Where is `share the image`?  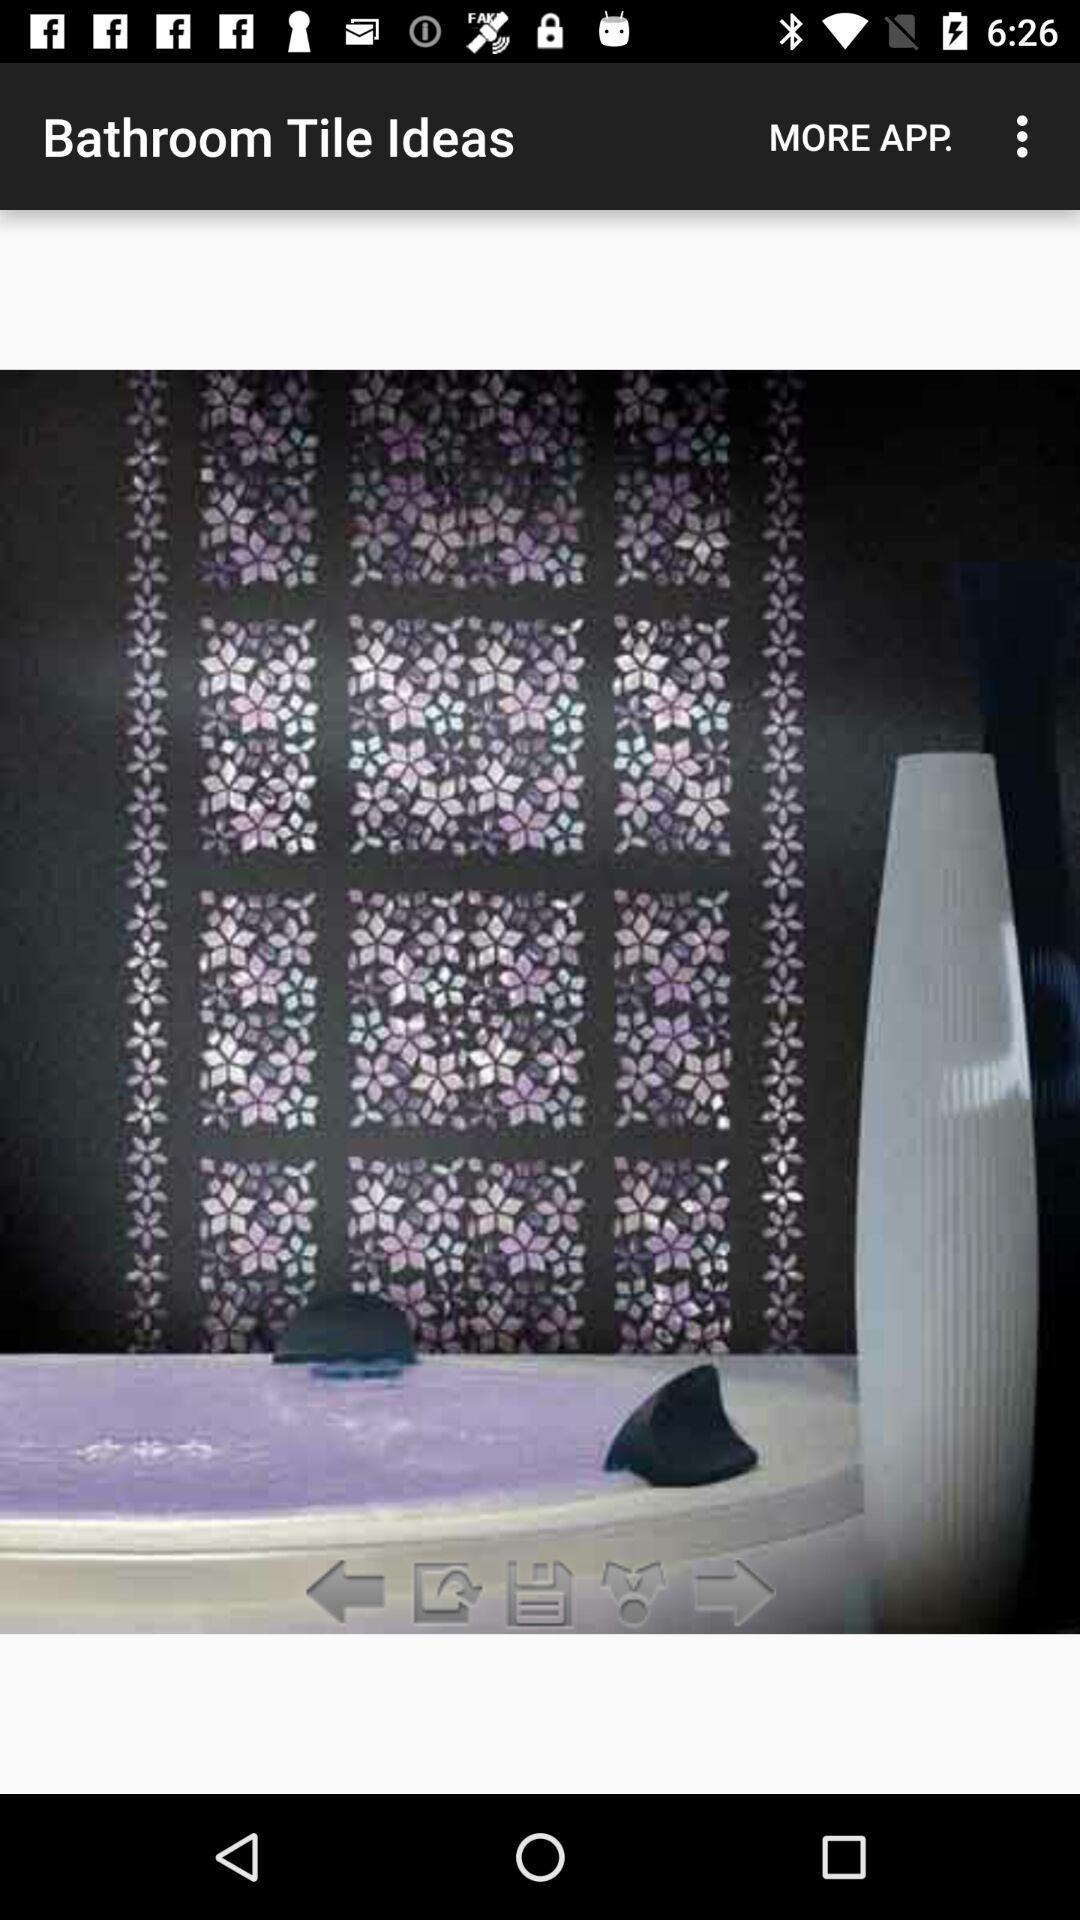
share the image is located at coordinates (444, 1593).